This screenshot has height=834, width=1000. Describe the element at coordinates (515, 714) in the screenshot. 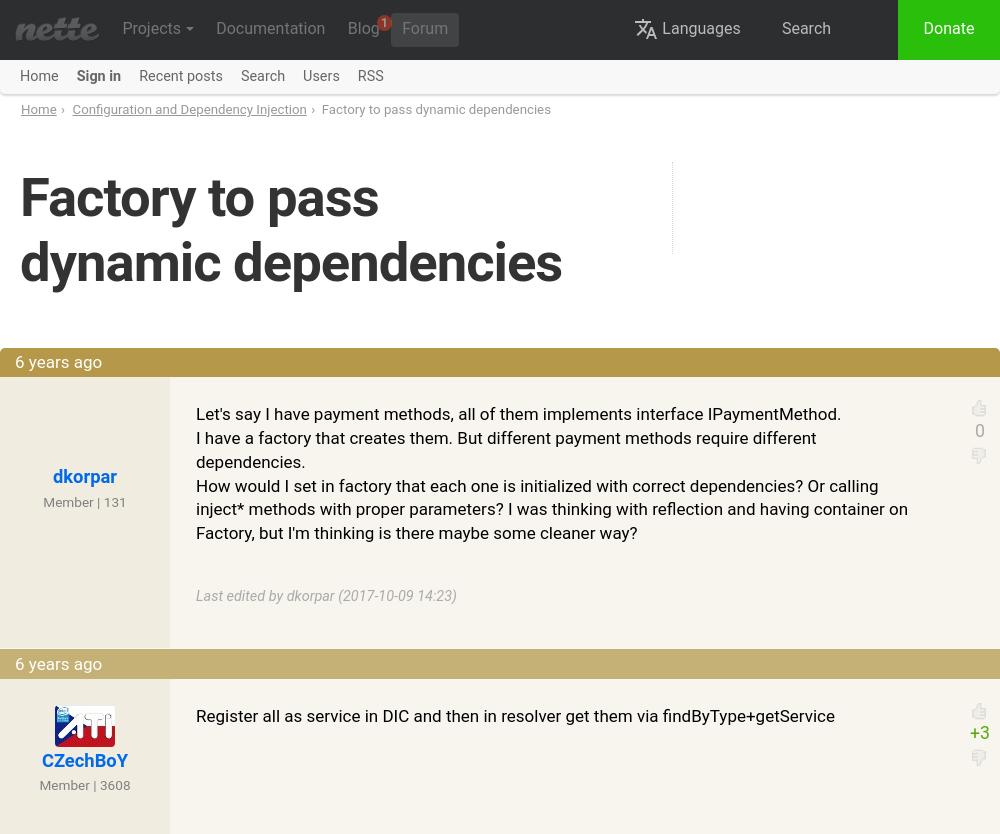

I see `'Register all as service in DIC and then in resolver get them via
findByType+getService'` at that location.